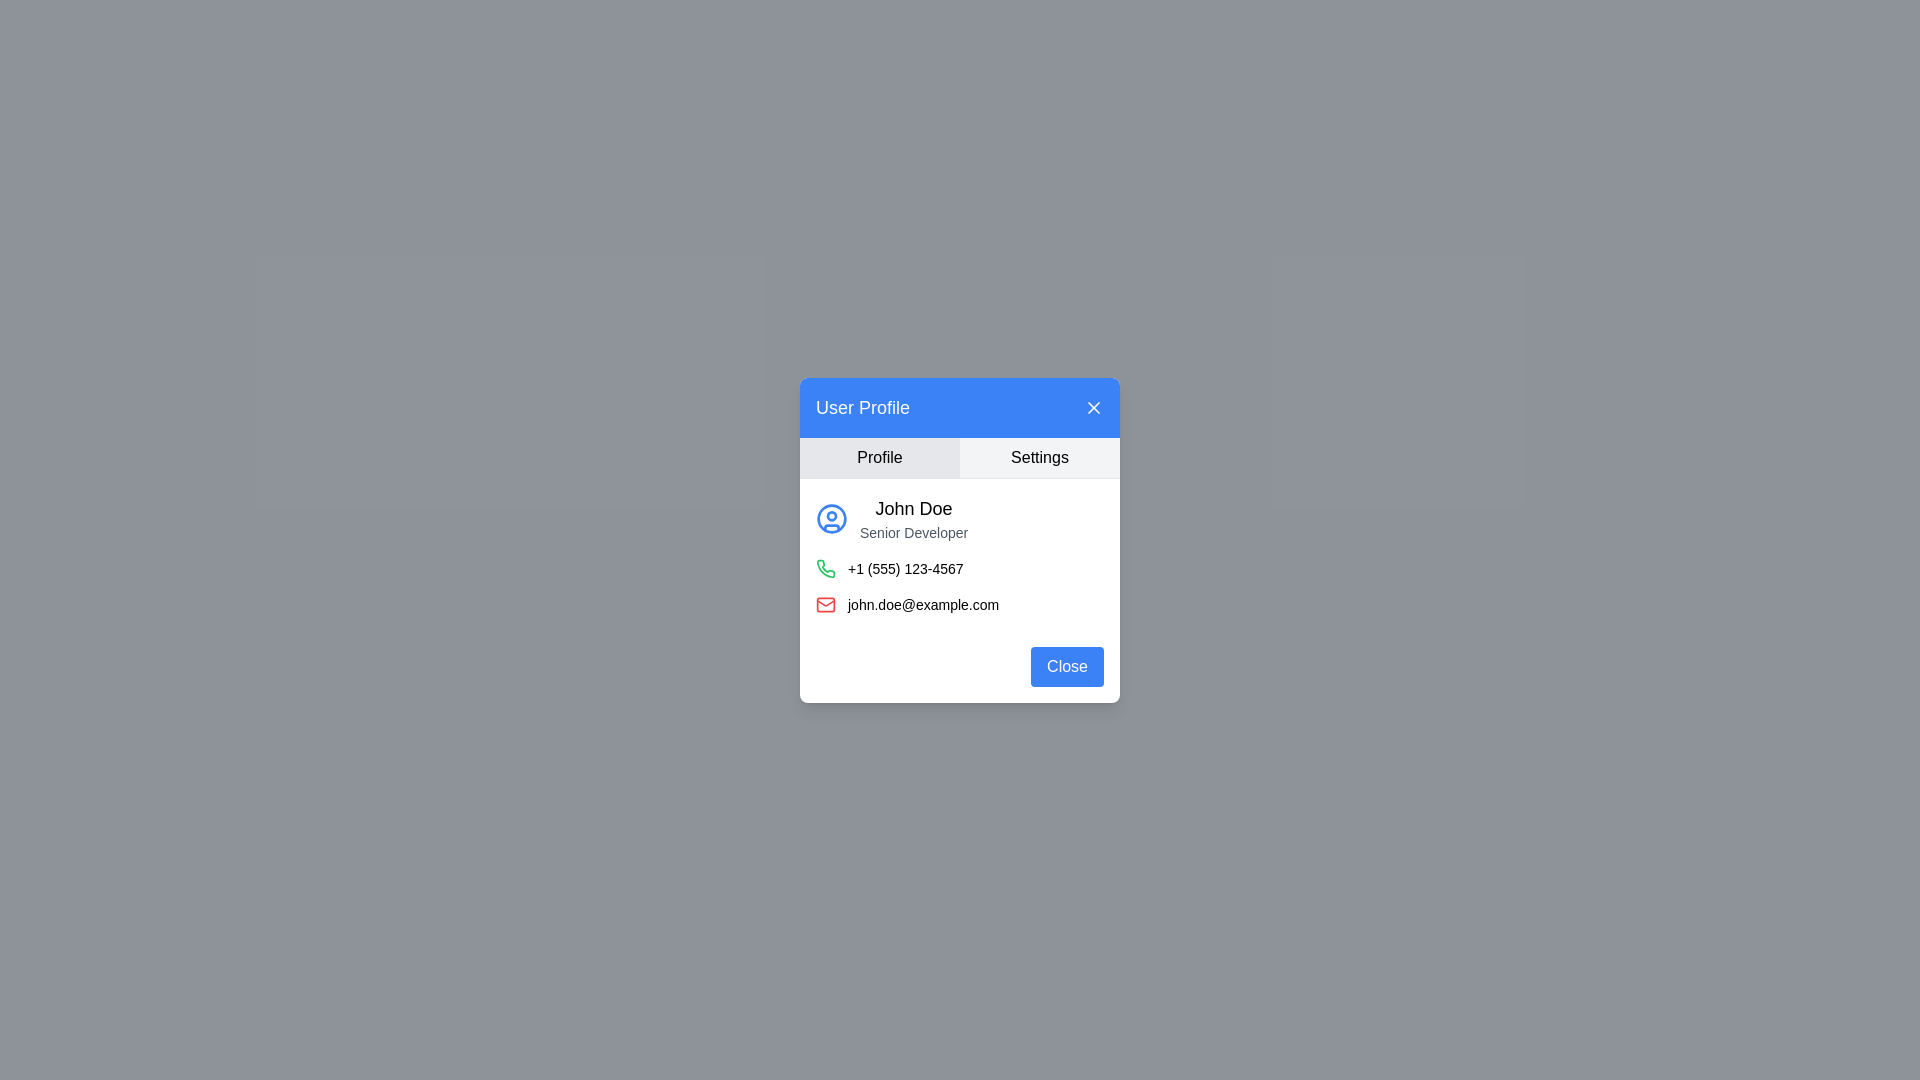 The height and width of the screenshot is (1080, 1920). What do you see at coordinates (825, 603) in the screenshot?
I see `the red envelope icon located in the lower section of the 'User Profile' dialog, next to the email address` at bounding box center [825, 603].